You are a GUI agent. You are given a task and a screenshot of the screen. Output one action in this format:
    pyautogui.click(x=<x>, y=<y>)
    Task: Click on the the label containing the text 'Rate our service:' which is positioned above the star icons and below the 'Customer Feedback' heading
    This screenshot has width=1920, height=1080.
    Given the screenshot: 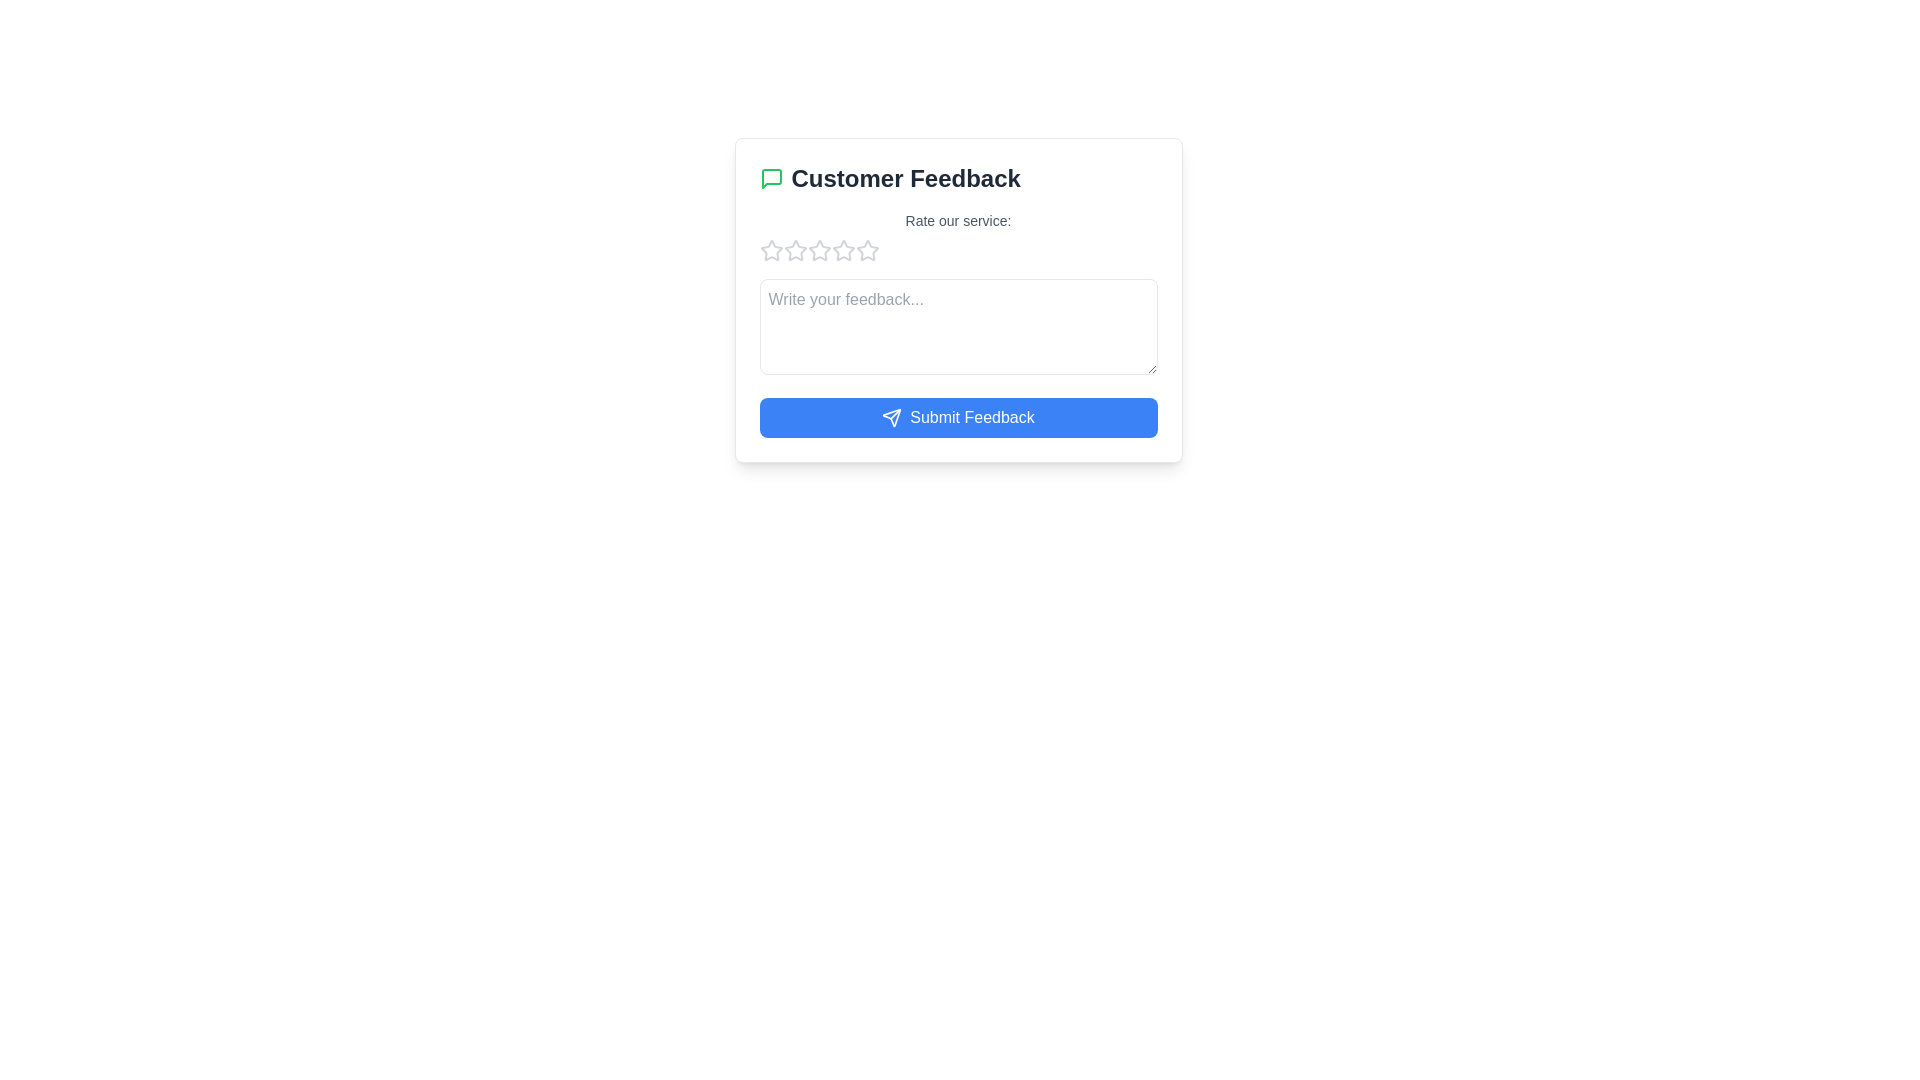 What is the action you would take?
    pyautogui.click(x=957, y=235)
    